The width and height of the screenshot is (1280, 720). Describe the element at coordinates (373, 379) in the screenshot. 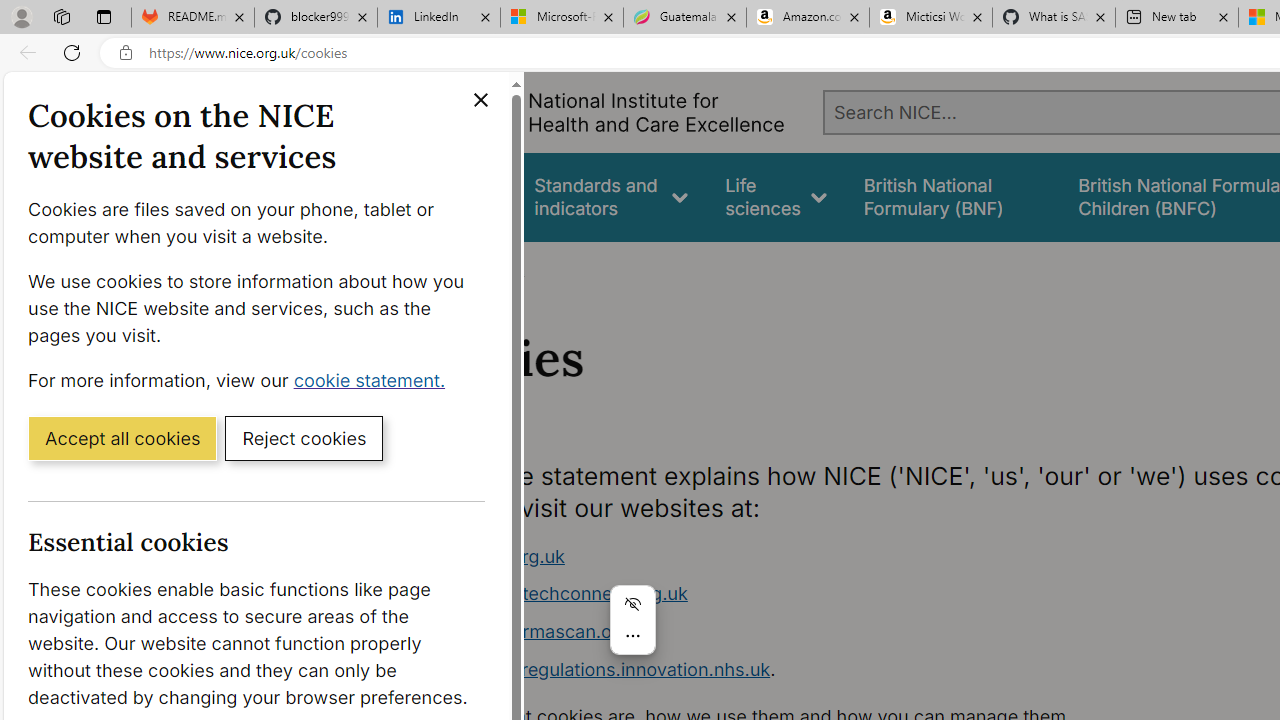

I see `'cookie statement. (Opens in a new window)'` at that location.